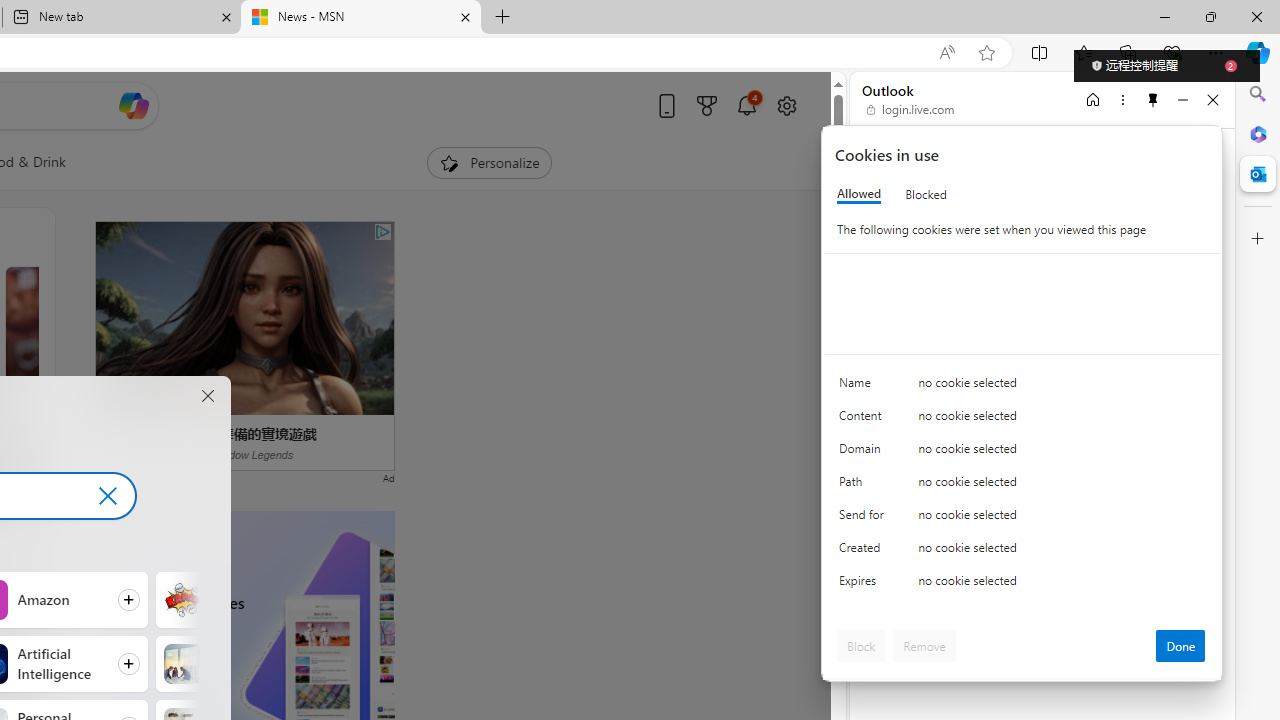 This screenshot has height=720, width=1280. What do you see at coordinates (1209, 16) in the screenshot?
I see `'Restore'` at bounding box center [1209, 16].